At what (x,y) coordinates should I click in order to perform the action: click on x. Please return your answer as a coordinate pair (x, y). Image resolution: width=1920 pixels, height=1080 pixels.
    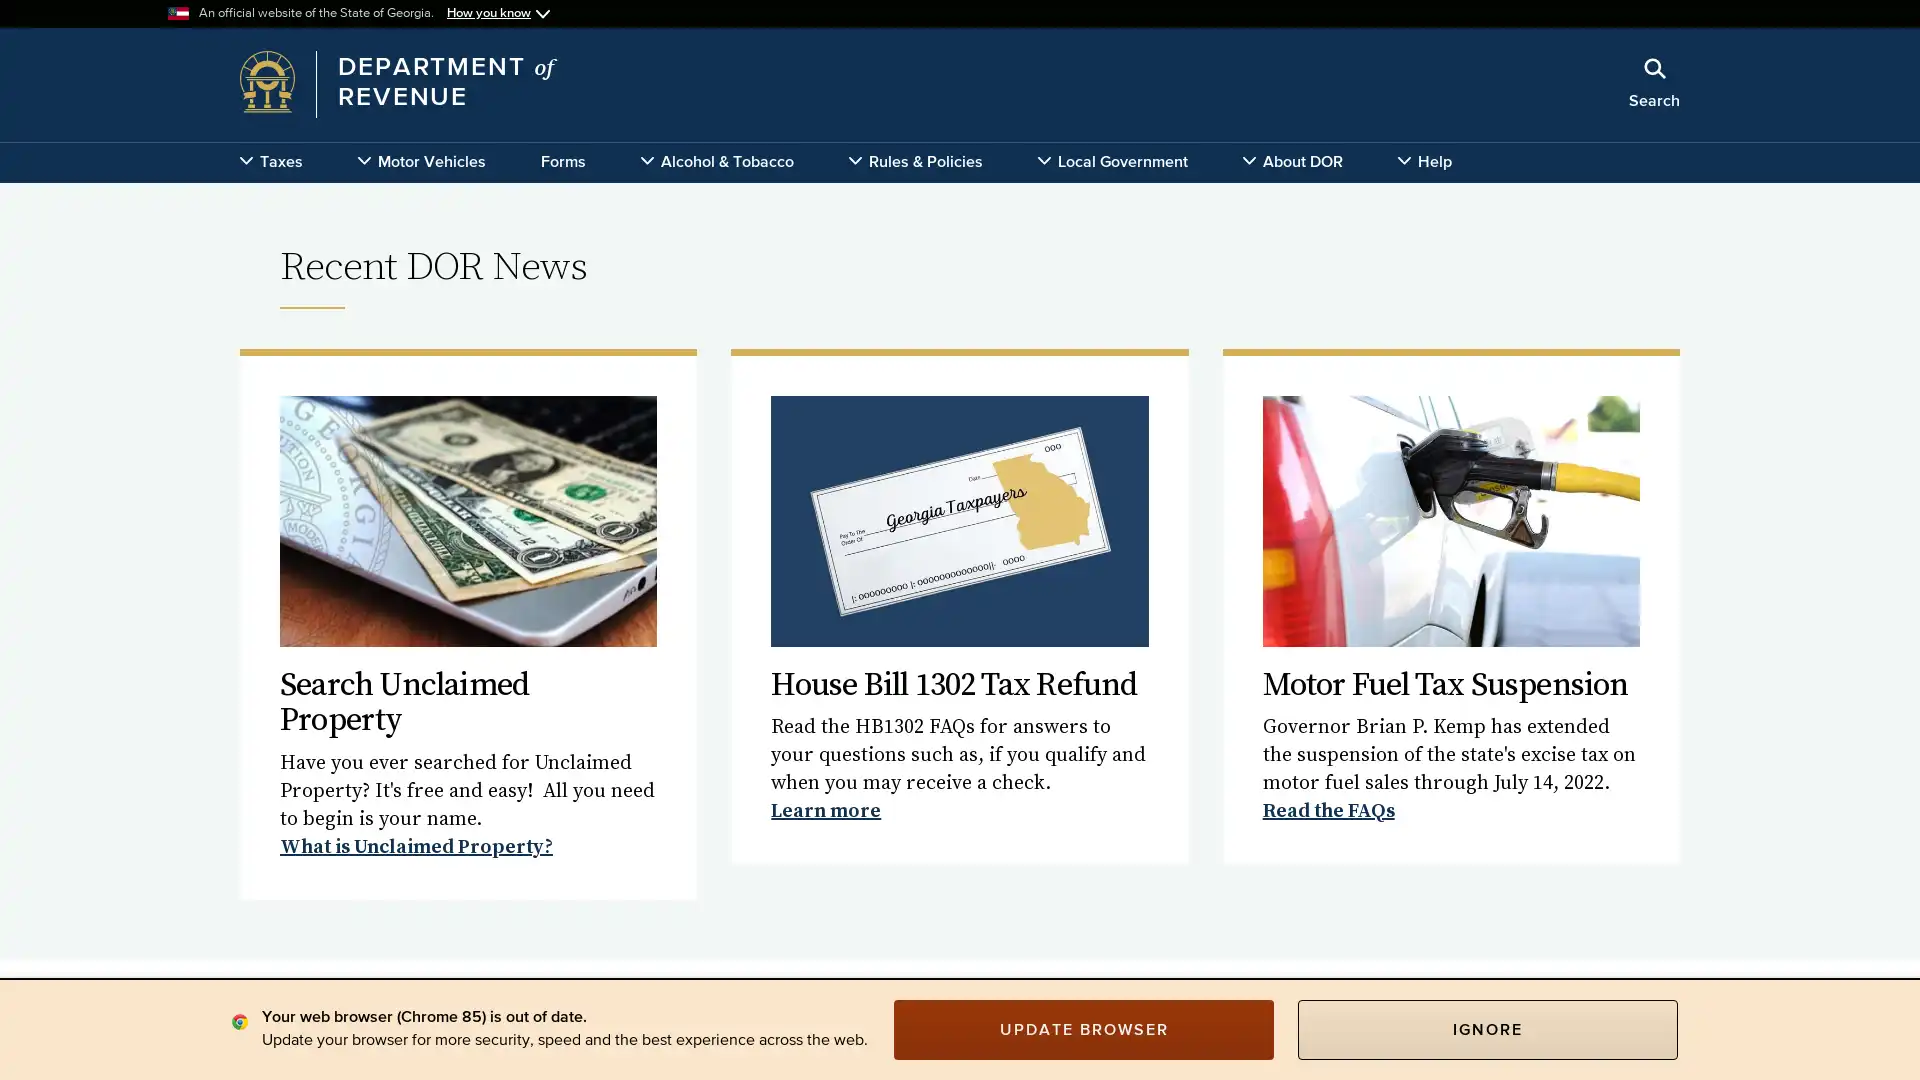
    Looking at the image, I should click on (430, 326).